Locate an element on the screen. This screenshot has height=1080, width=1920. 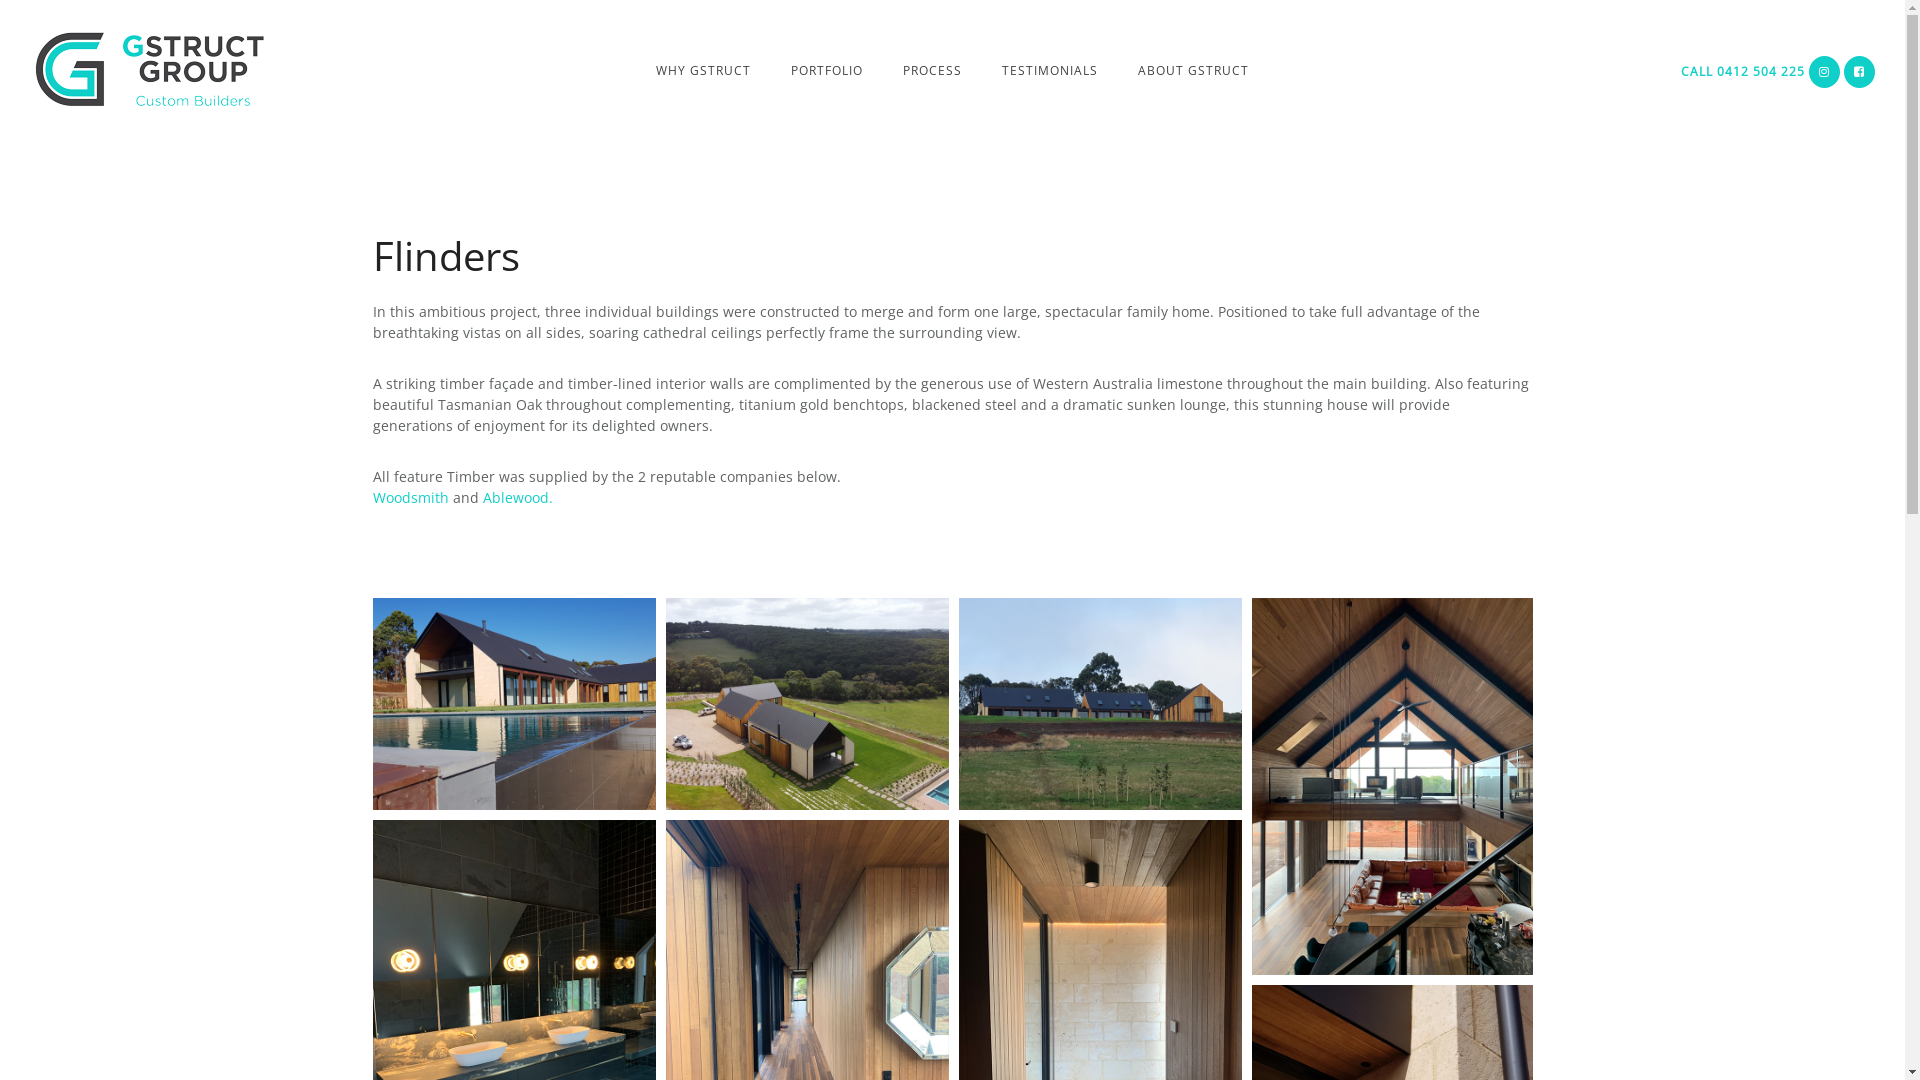
'PROCESS' is located at coordinates (931, 69).